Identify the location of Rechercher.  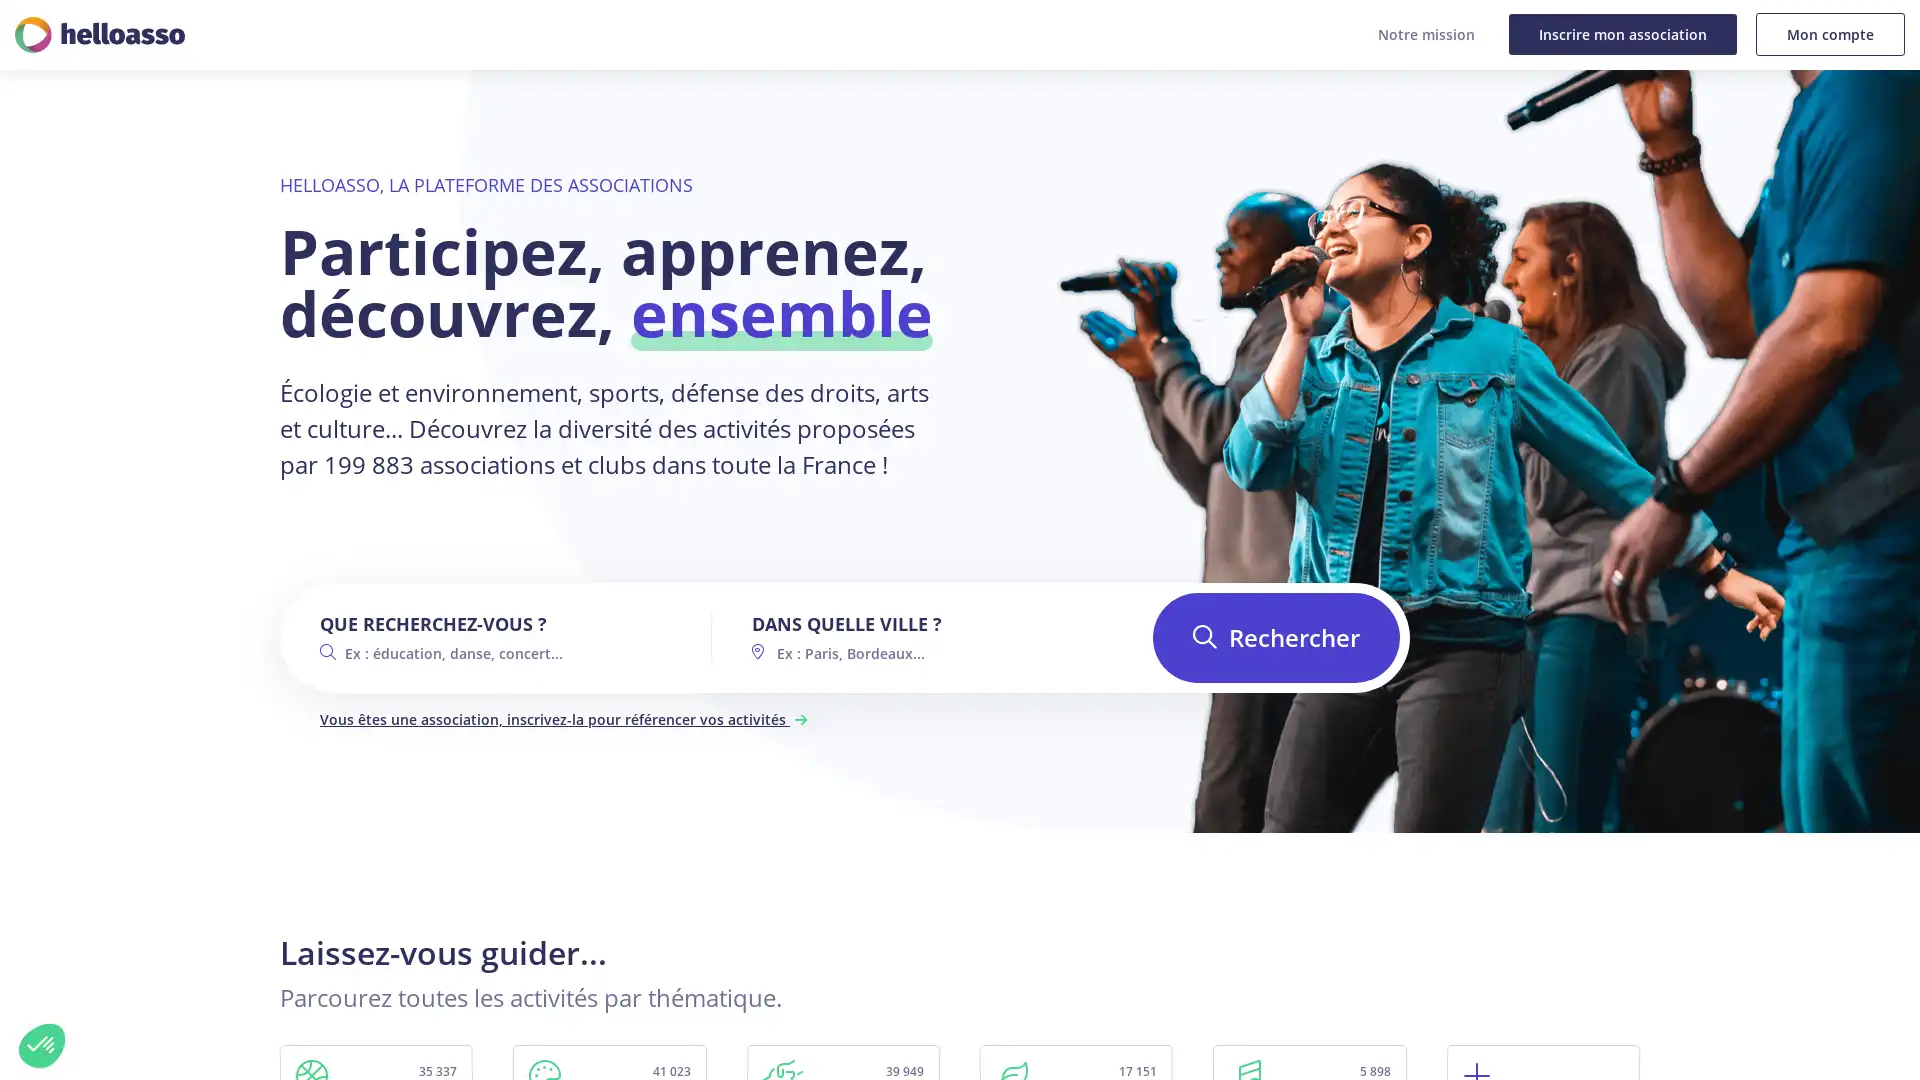
(1275, 636).